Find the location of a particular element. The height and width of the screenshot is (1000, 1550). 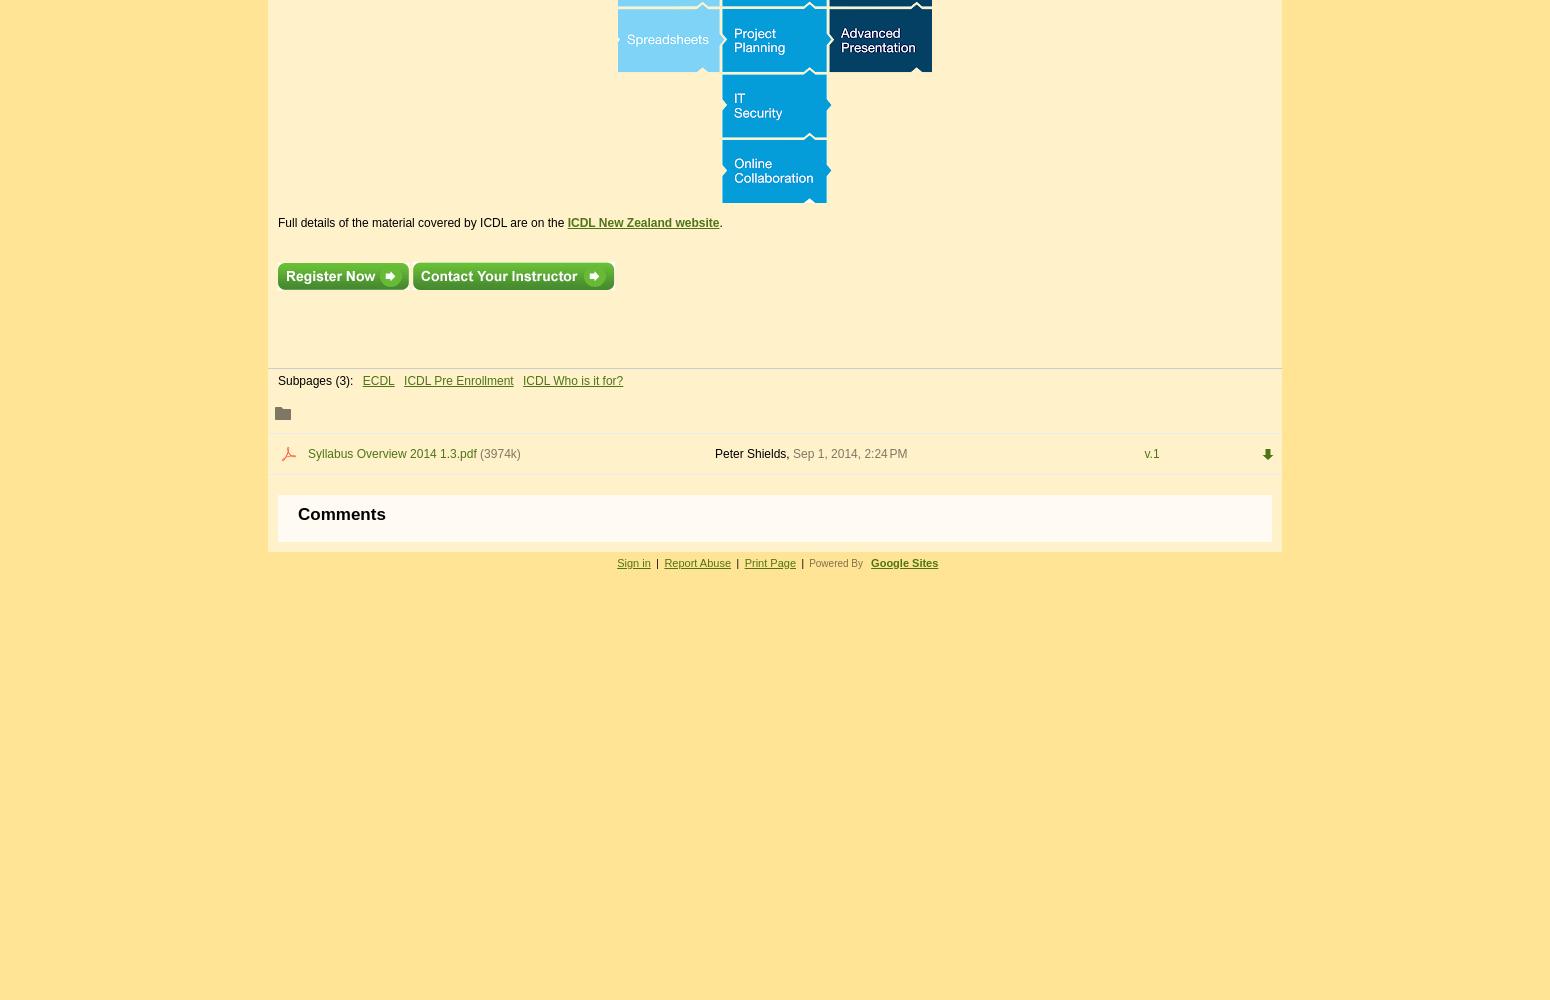

'ECDL' is located at coordinates (360, 380).